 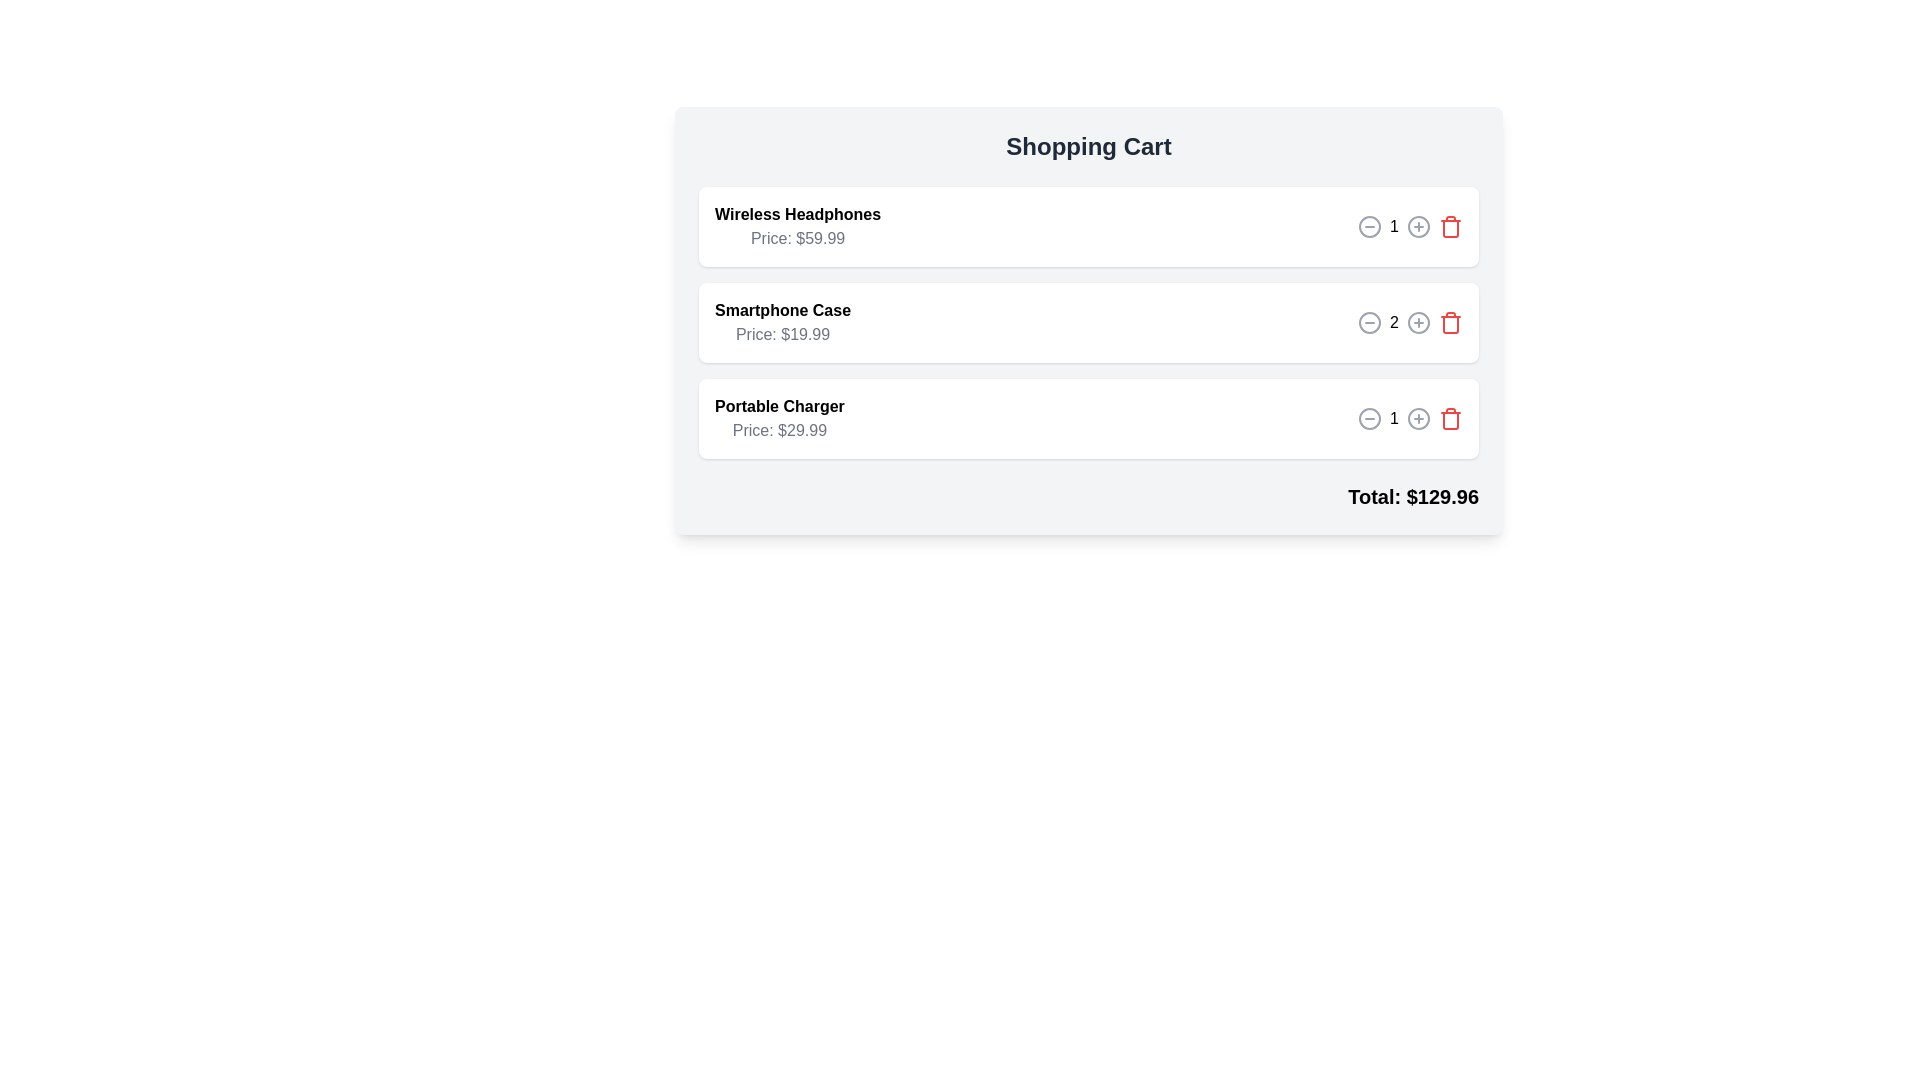 I want to click on plus button for the item identified by Portable Charger, so click(x=1418, y=418).